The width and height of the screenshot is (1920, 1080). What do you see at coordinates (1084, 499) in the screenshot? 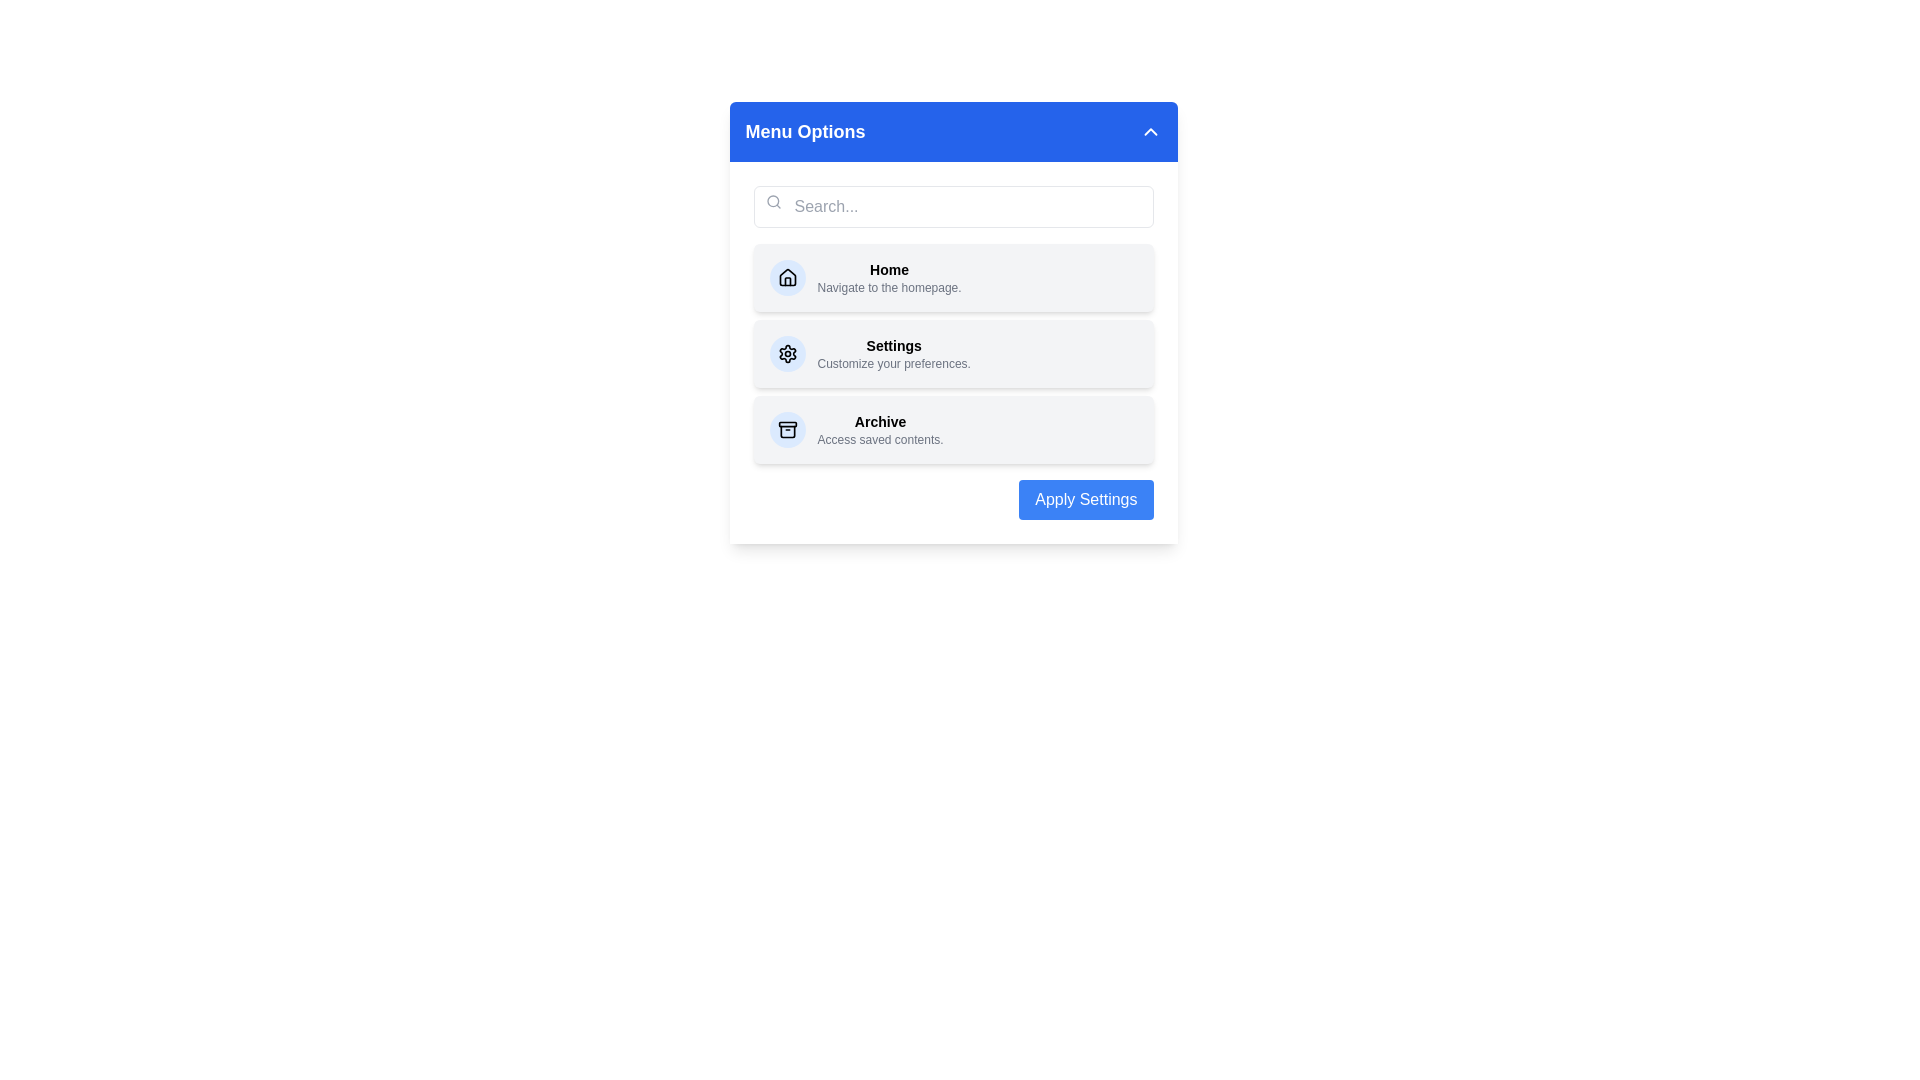
I see `the 'Apply Settings' button to apply the selected settings` at bounding box center [1084, 499].